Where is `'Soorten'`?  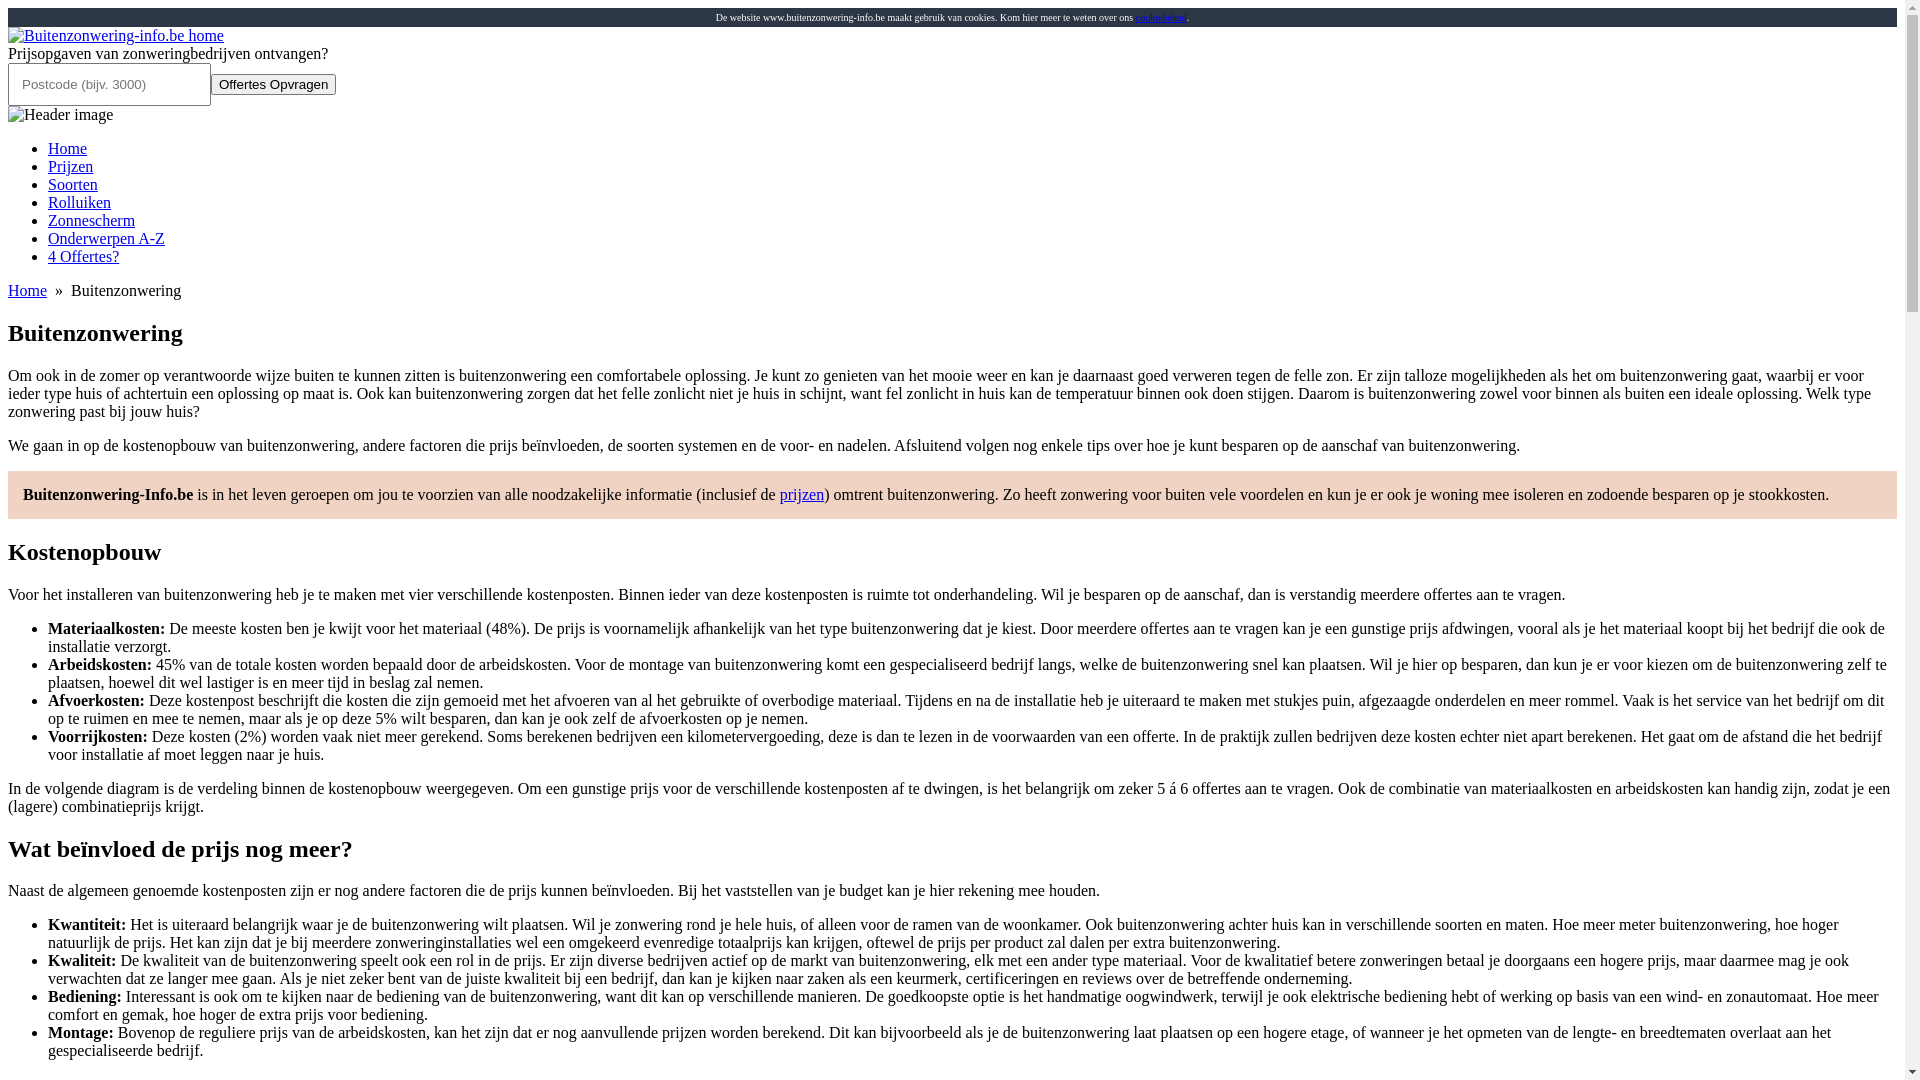
'Soorten' is located at coordinates (72, 184).